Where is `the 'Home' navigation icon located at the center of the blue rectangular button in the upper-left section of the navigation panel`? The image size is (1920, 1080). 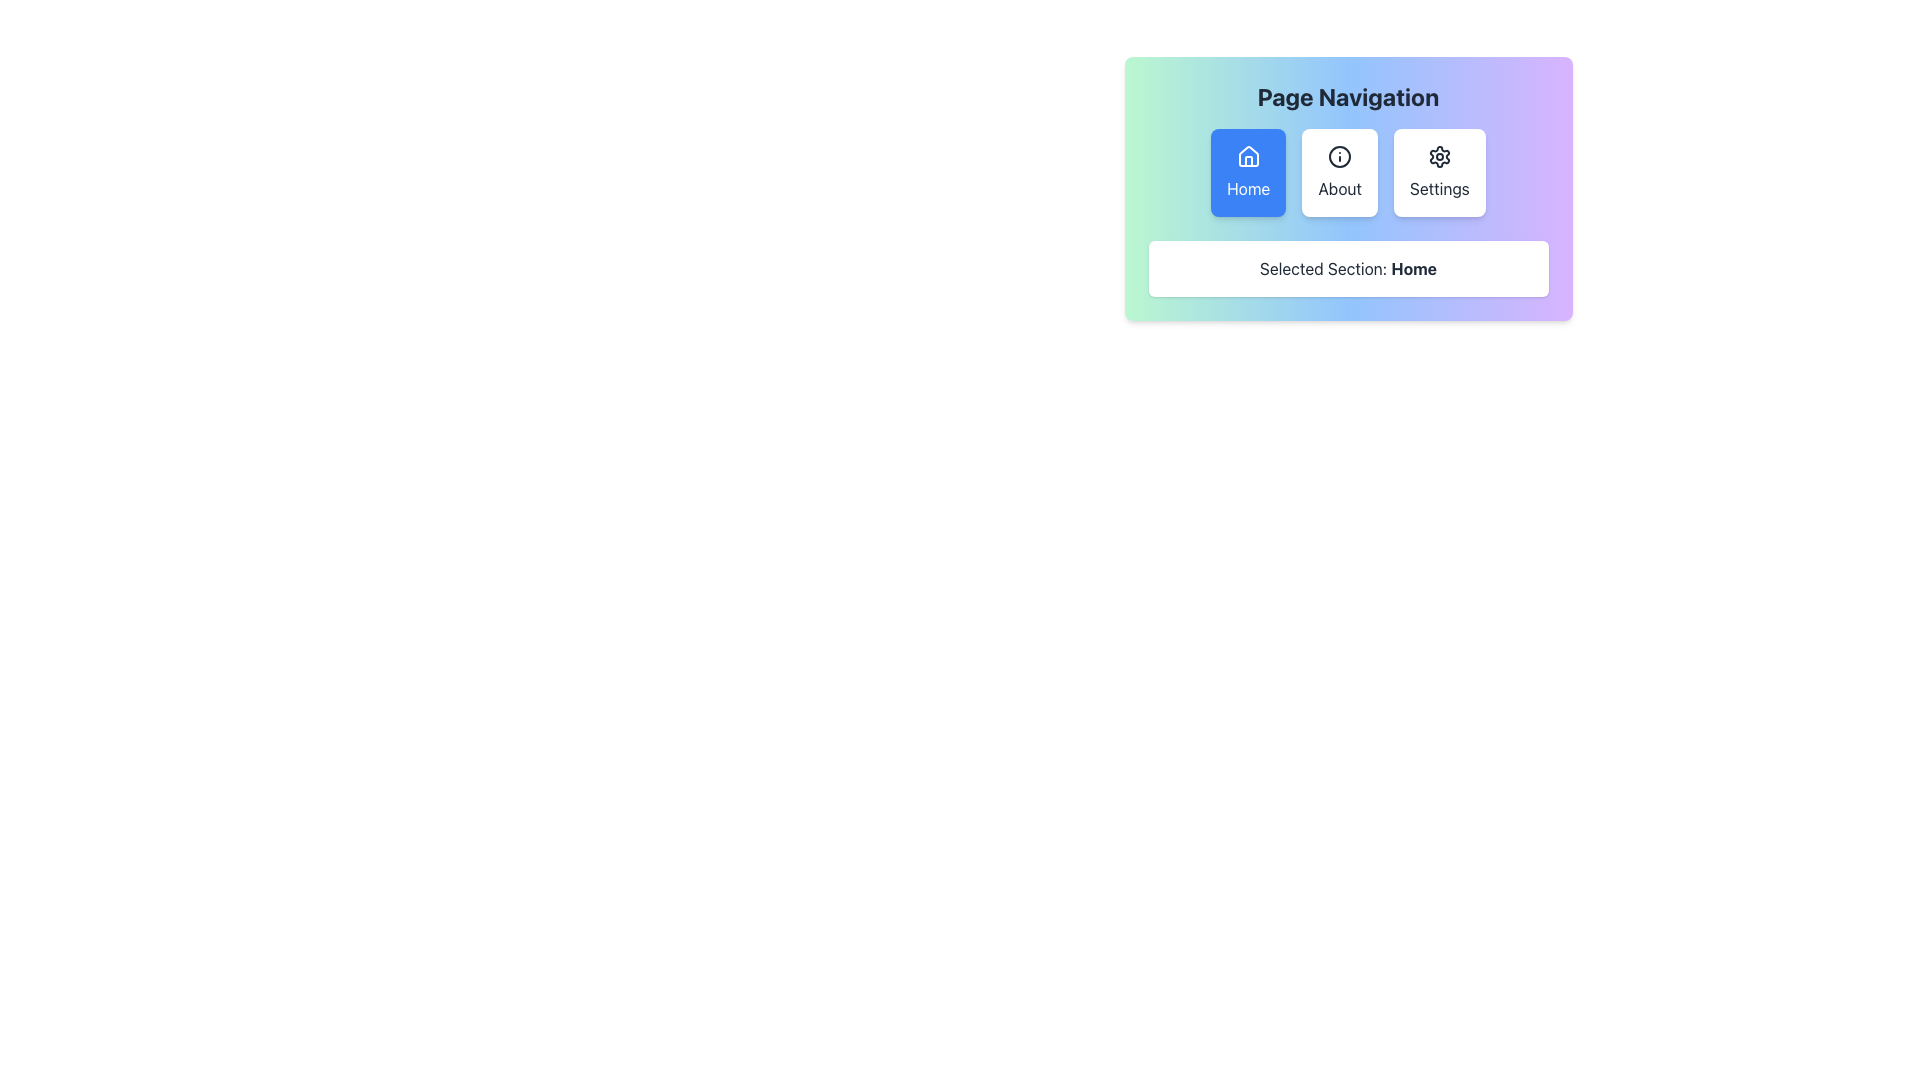
the 'Home' navigation icon located at the center of the blue rectangular button in the upper-left section of the navigation panel is located at coordinates (1247, 156).